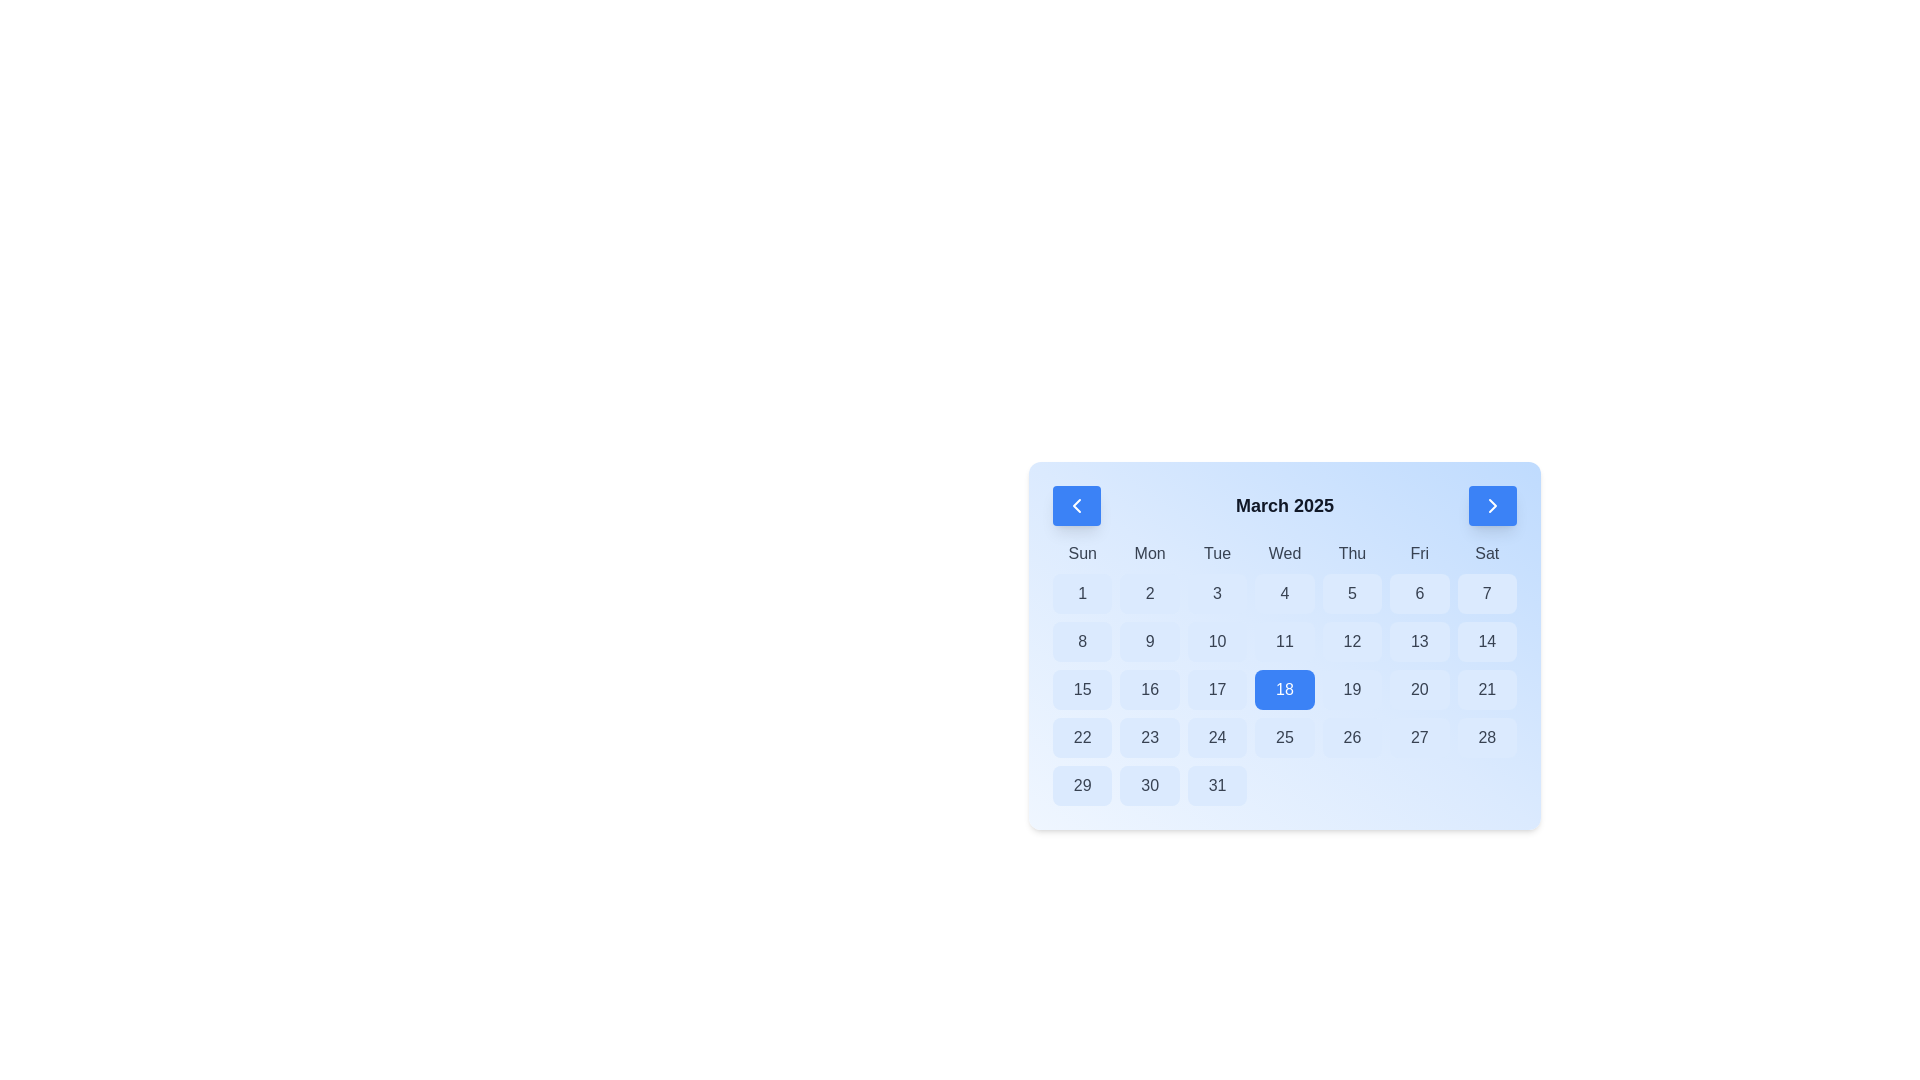 This screenshot has width=1920, height=1080. What do you see at coordinates (1216, 737) in the screenshot?
I see `the date selection button for the 24th day of the month in the calendar` at bounding box center [1216, 737].